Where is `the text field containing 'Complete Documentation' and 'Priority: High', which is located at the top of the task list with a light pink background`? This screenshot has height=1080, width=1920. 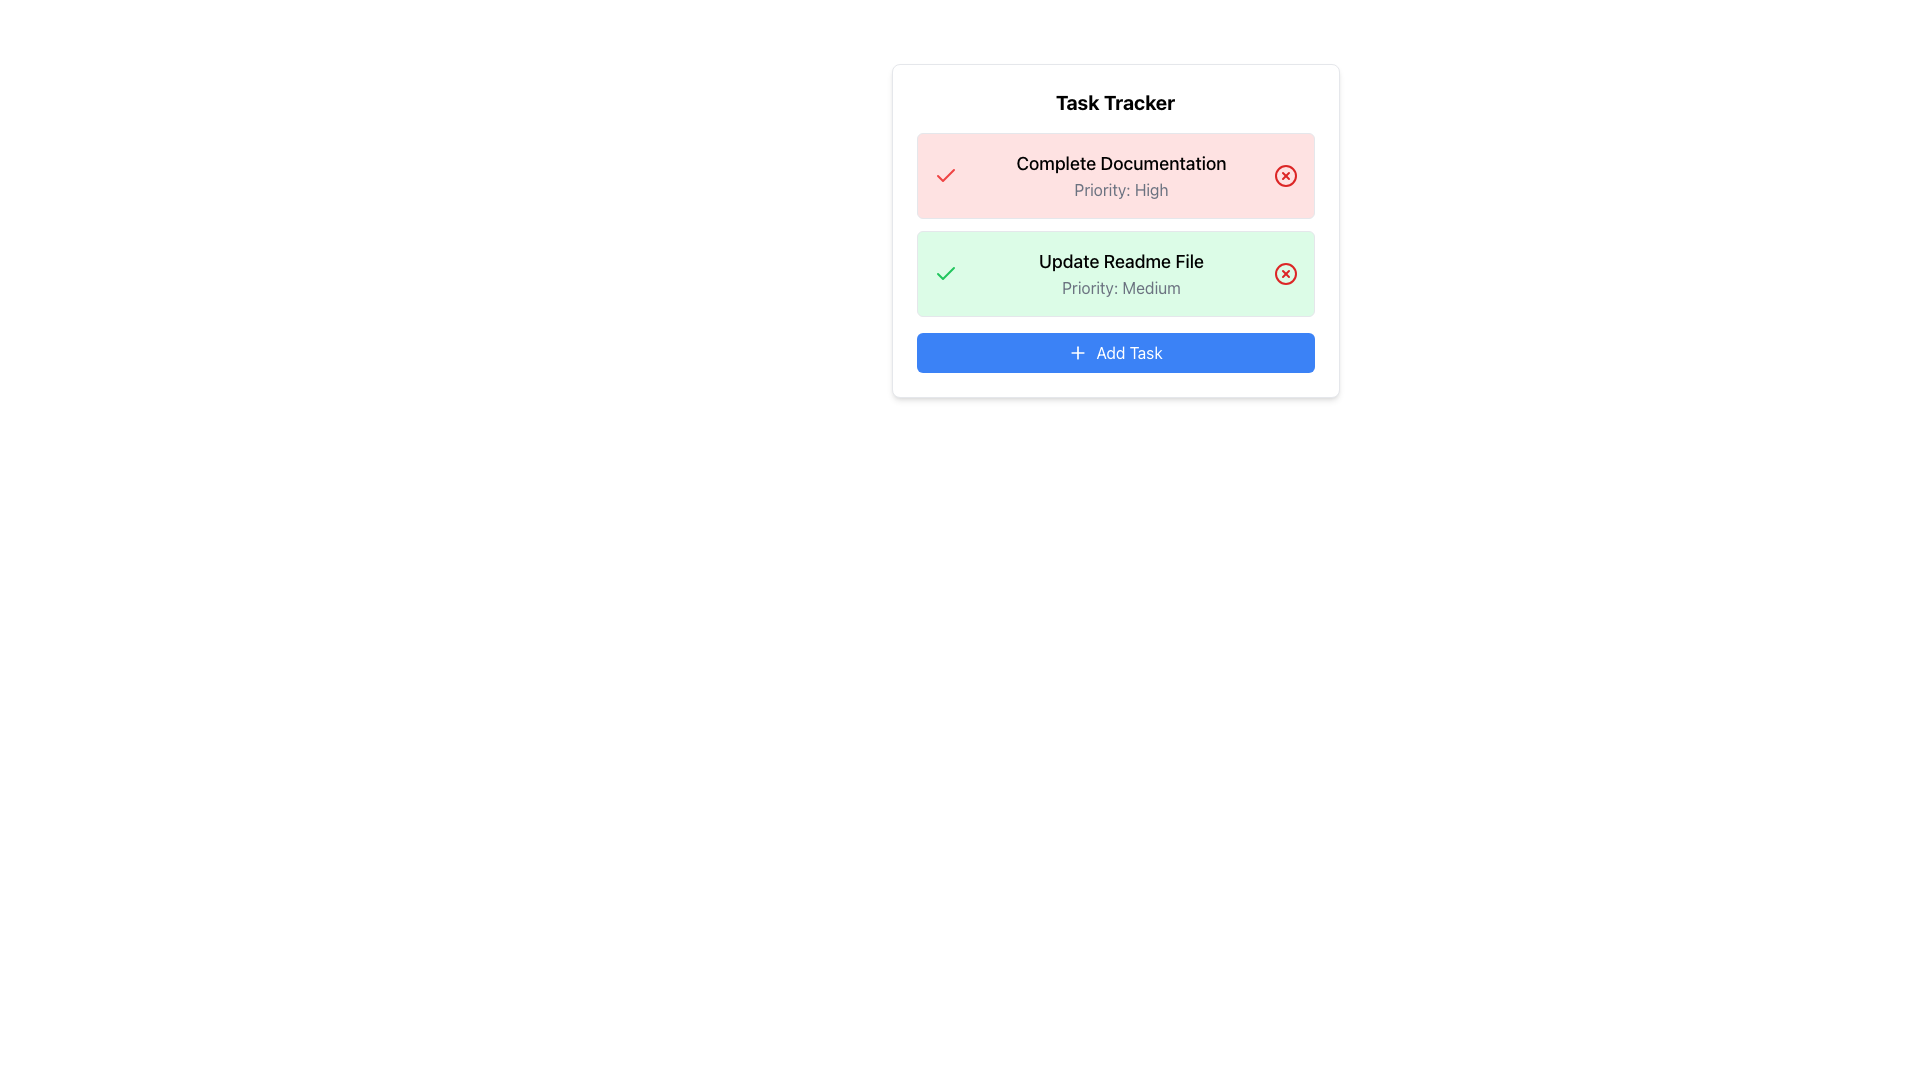
the text field containing 'Complete Documentation' and 'Priority: High', which is located at the top of the task list with a light pink background is located at coordinates (1121, 175).